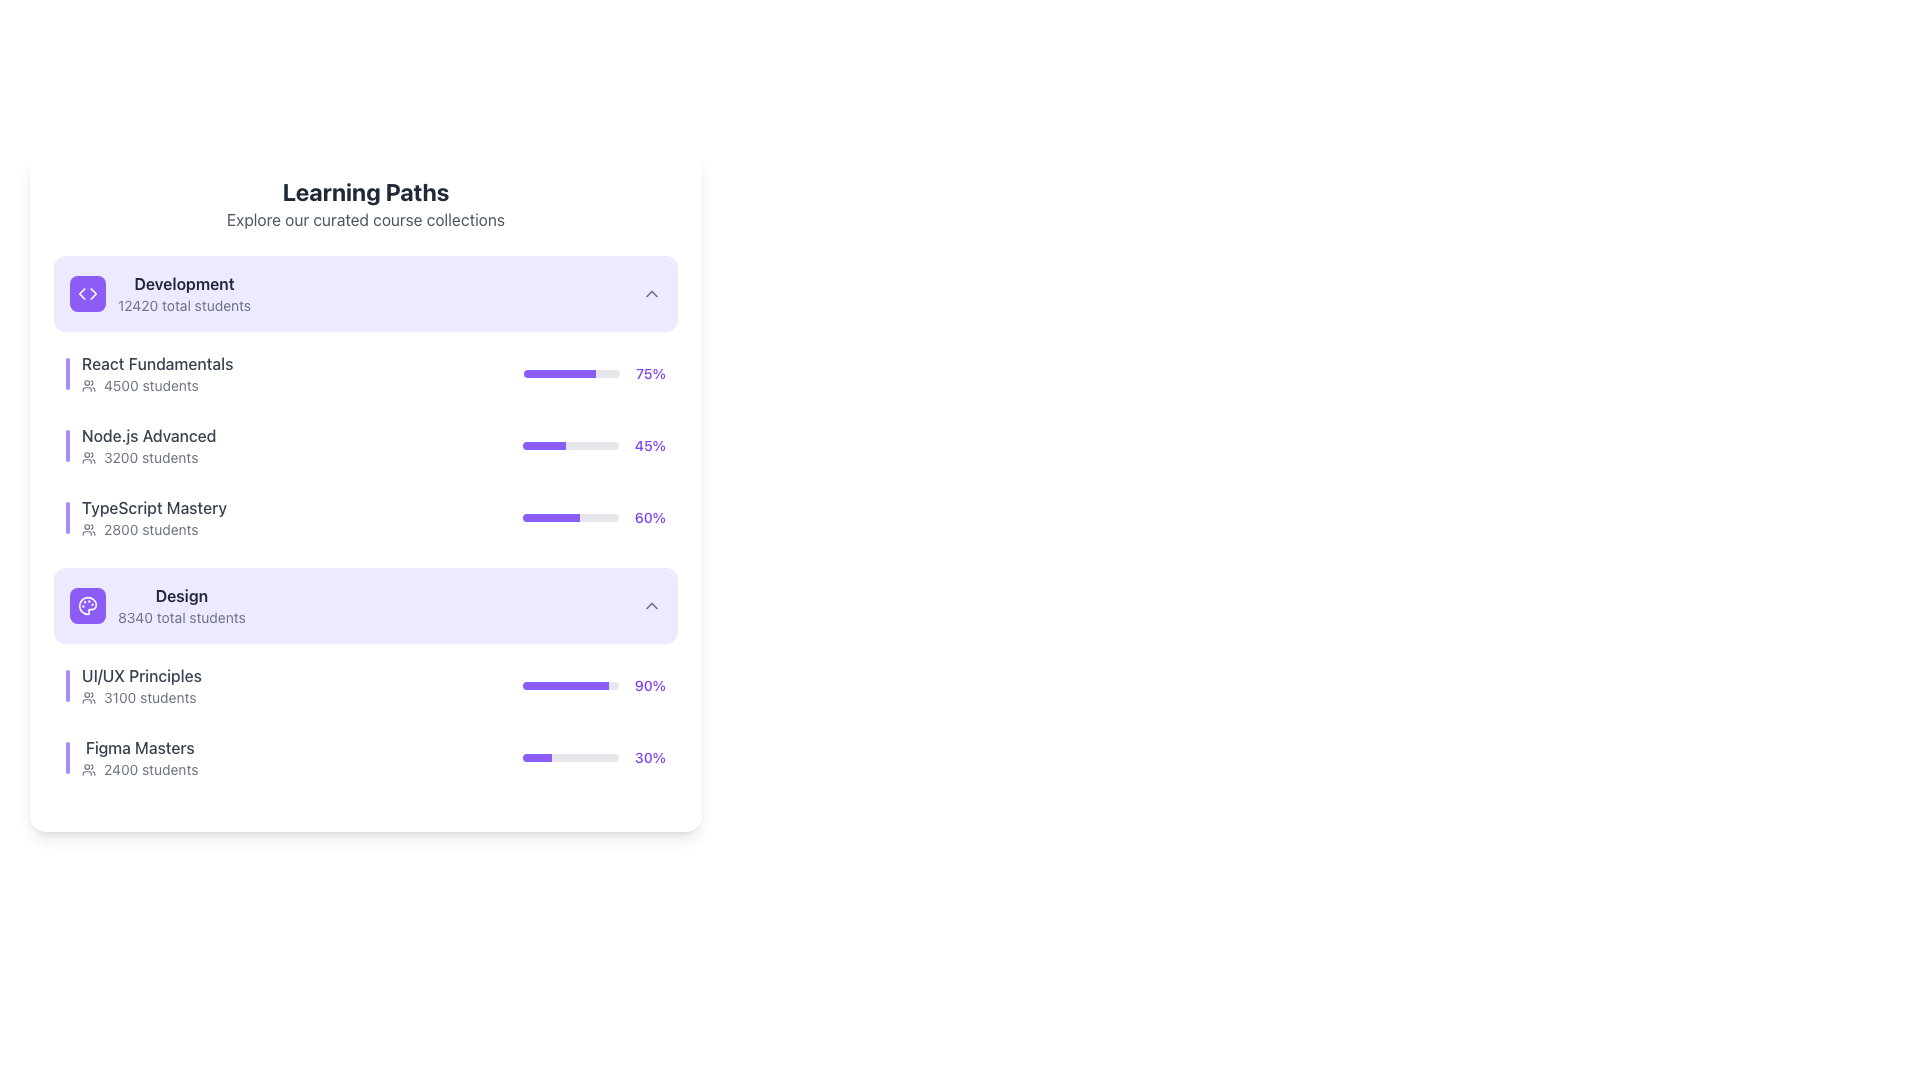  What do you see at coordinates (88, 769) in the screenshot?
I see `the SVG icon representing a group of people, located to the left of the text '2400 students' in the 'Figma Masters' entry within the 'Design' section of the list` at bounding box center [88, 769].